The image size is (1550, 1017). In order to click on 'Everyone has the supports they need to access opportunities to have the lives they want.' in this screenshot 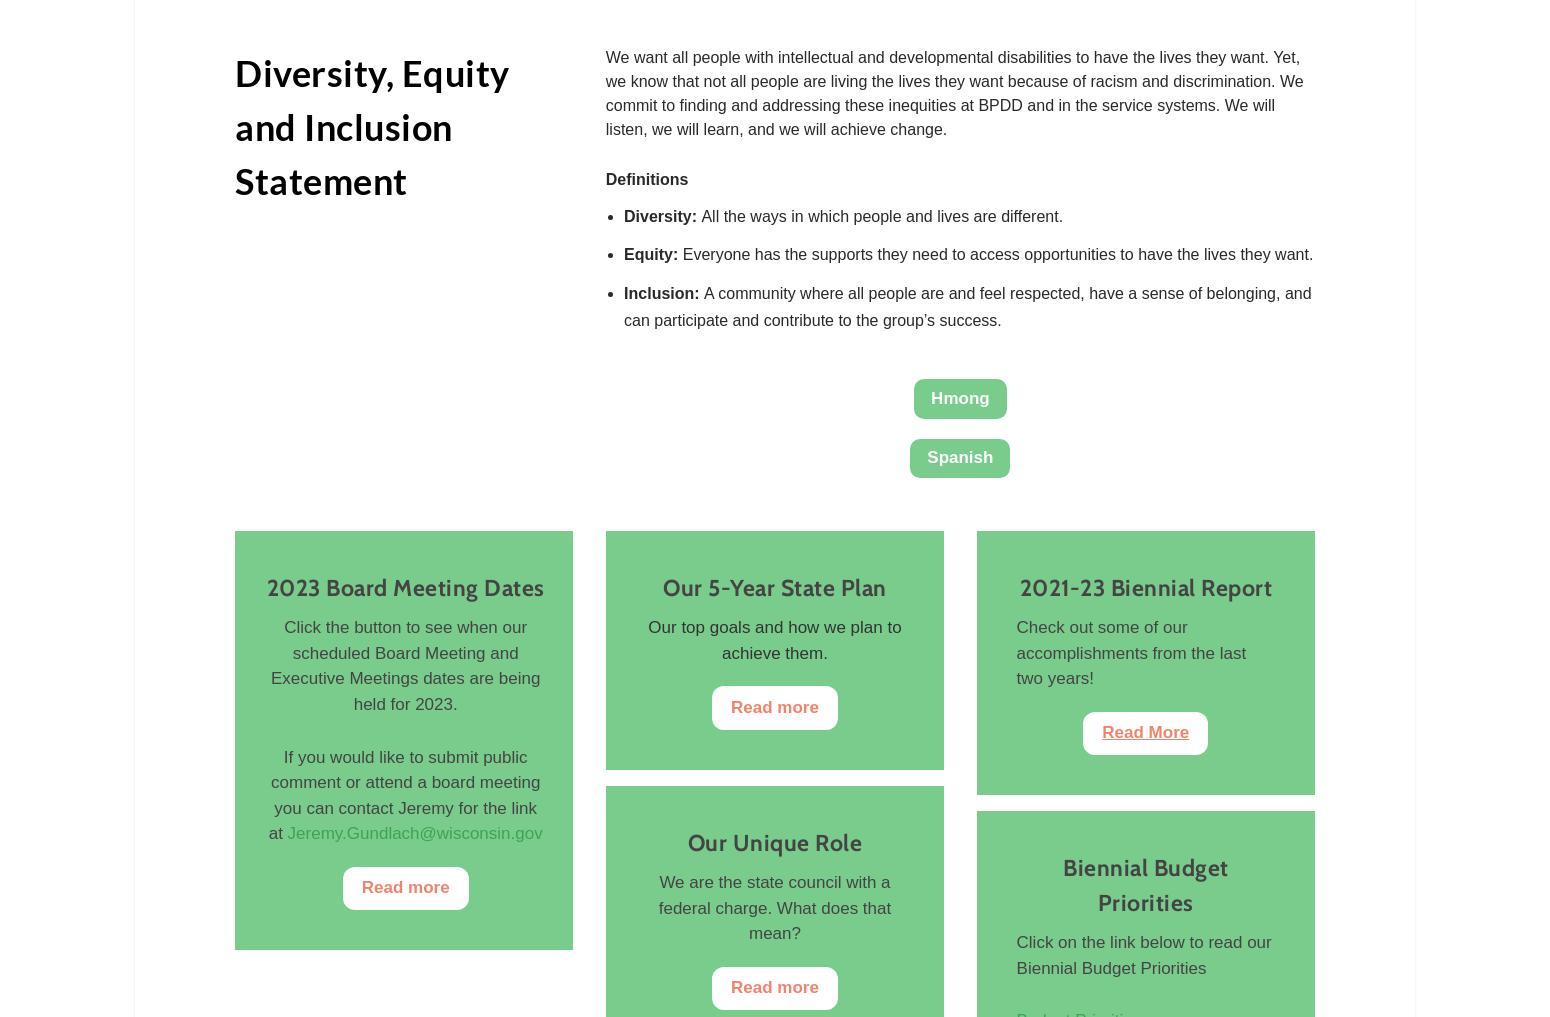, I will do `click(996, 253)`.